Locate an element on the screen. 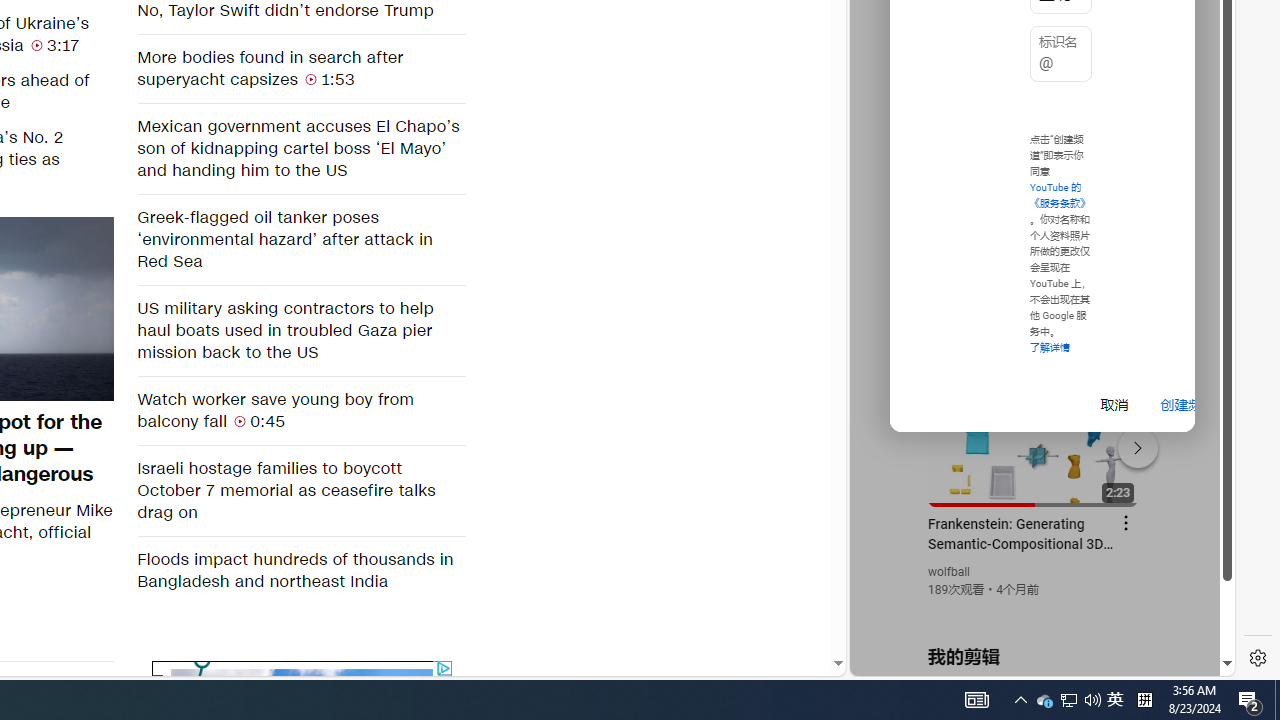 This screenshot has width=1280, height=720. 'Watch worker save young boy from balcony fall 0:45' is located at coordinates (300, 409).